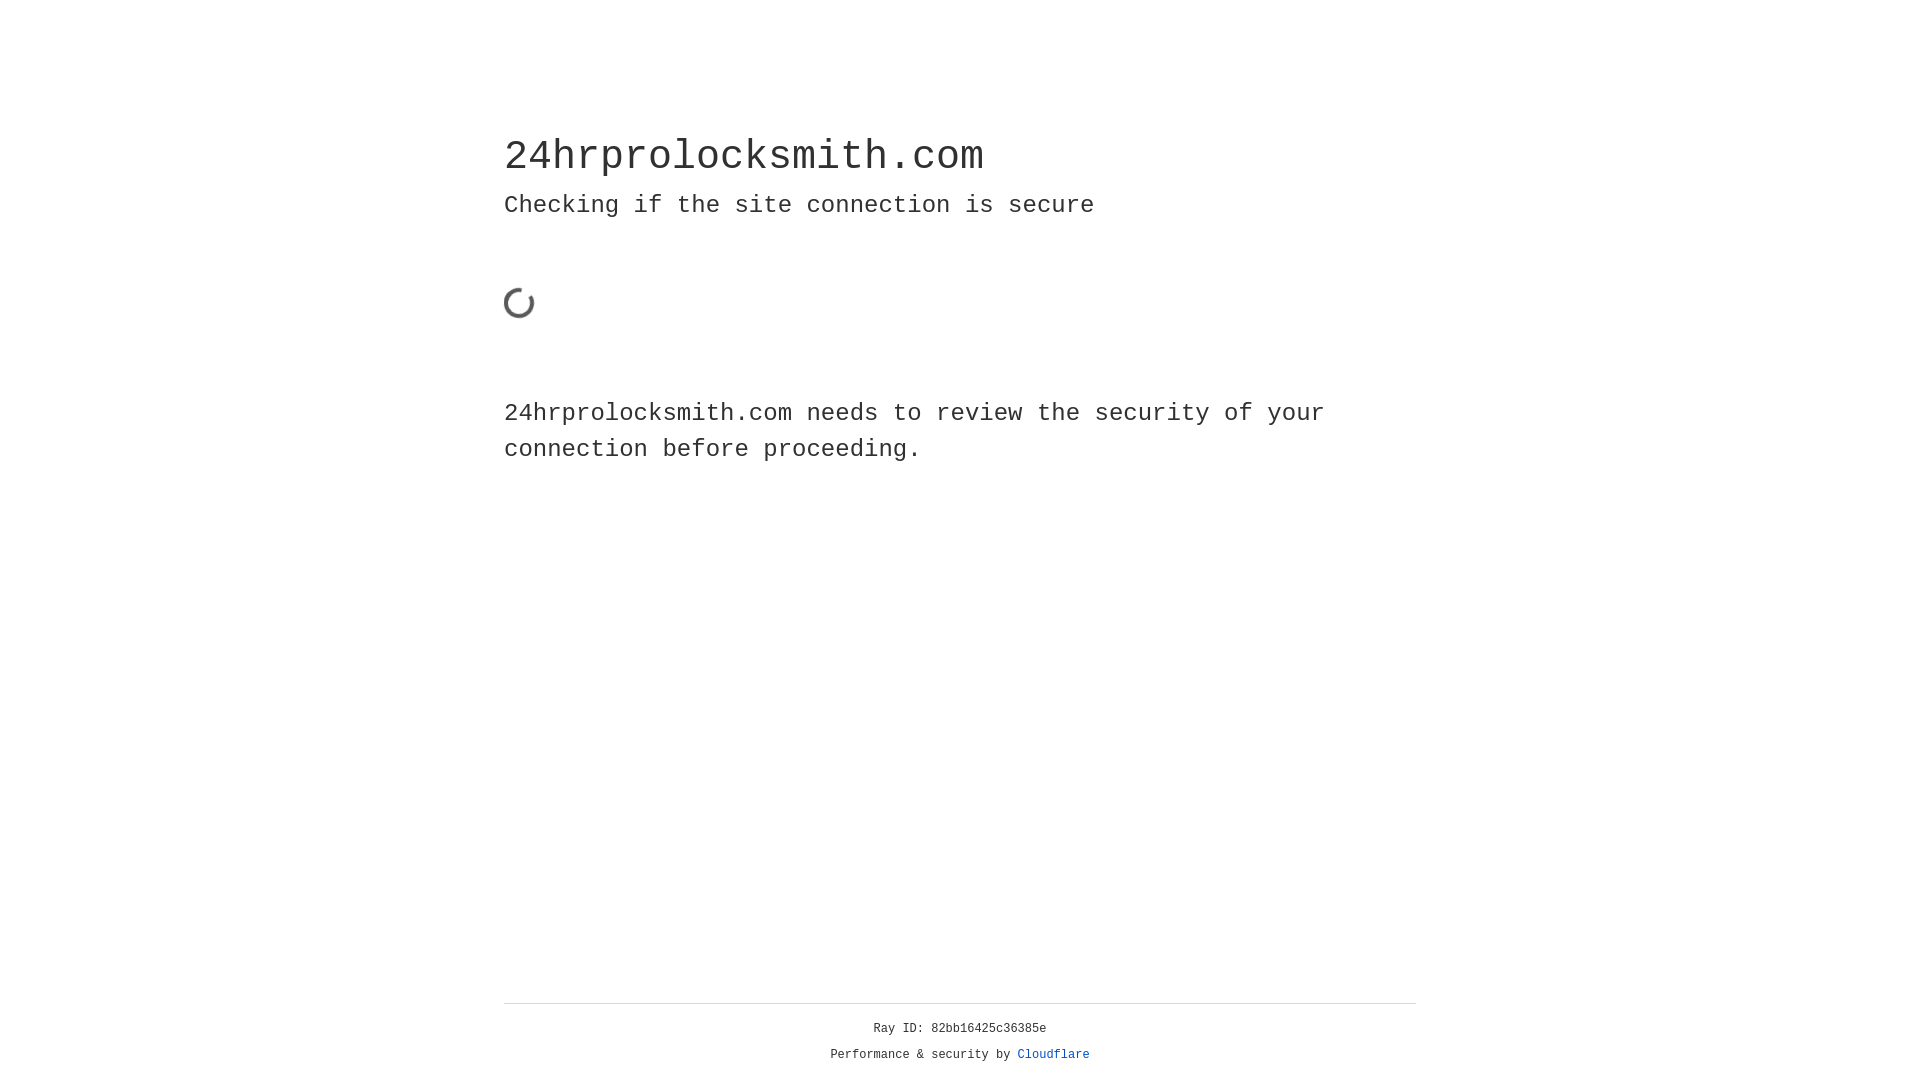 Image resolution: width=1920 pixels, height=1080 pixels. Describe the element at coordinates (1053, 1054) in the screenshot. I see `'Cloudflare'` at that location.